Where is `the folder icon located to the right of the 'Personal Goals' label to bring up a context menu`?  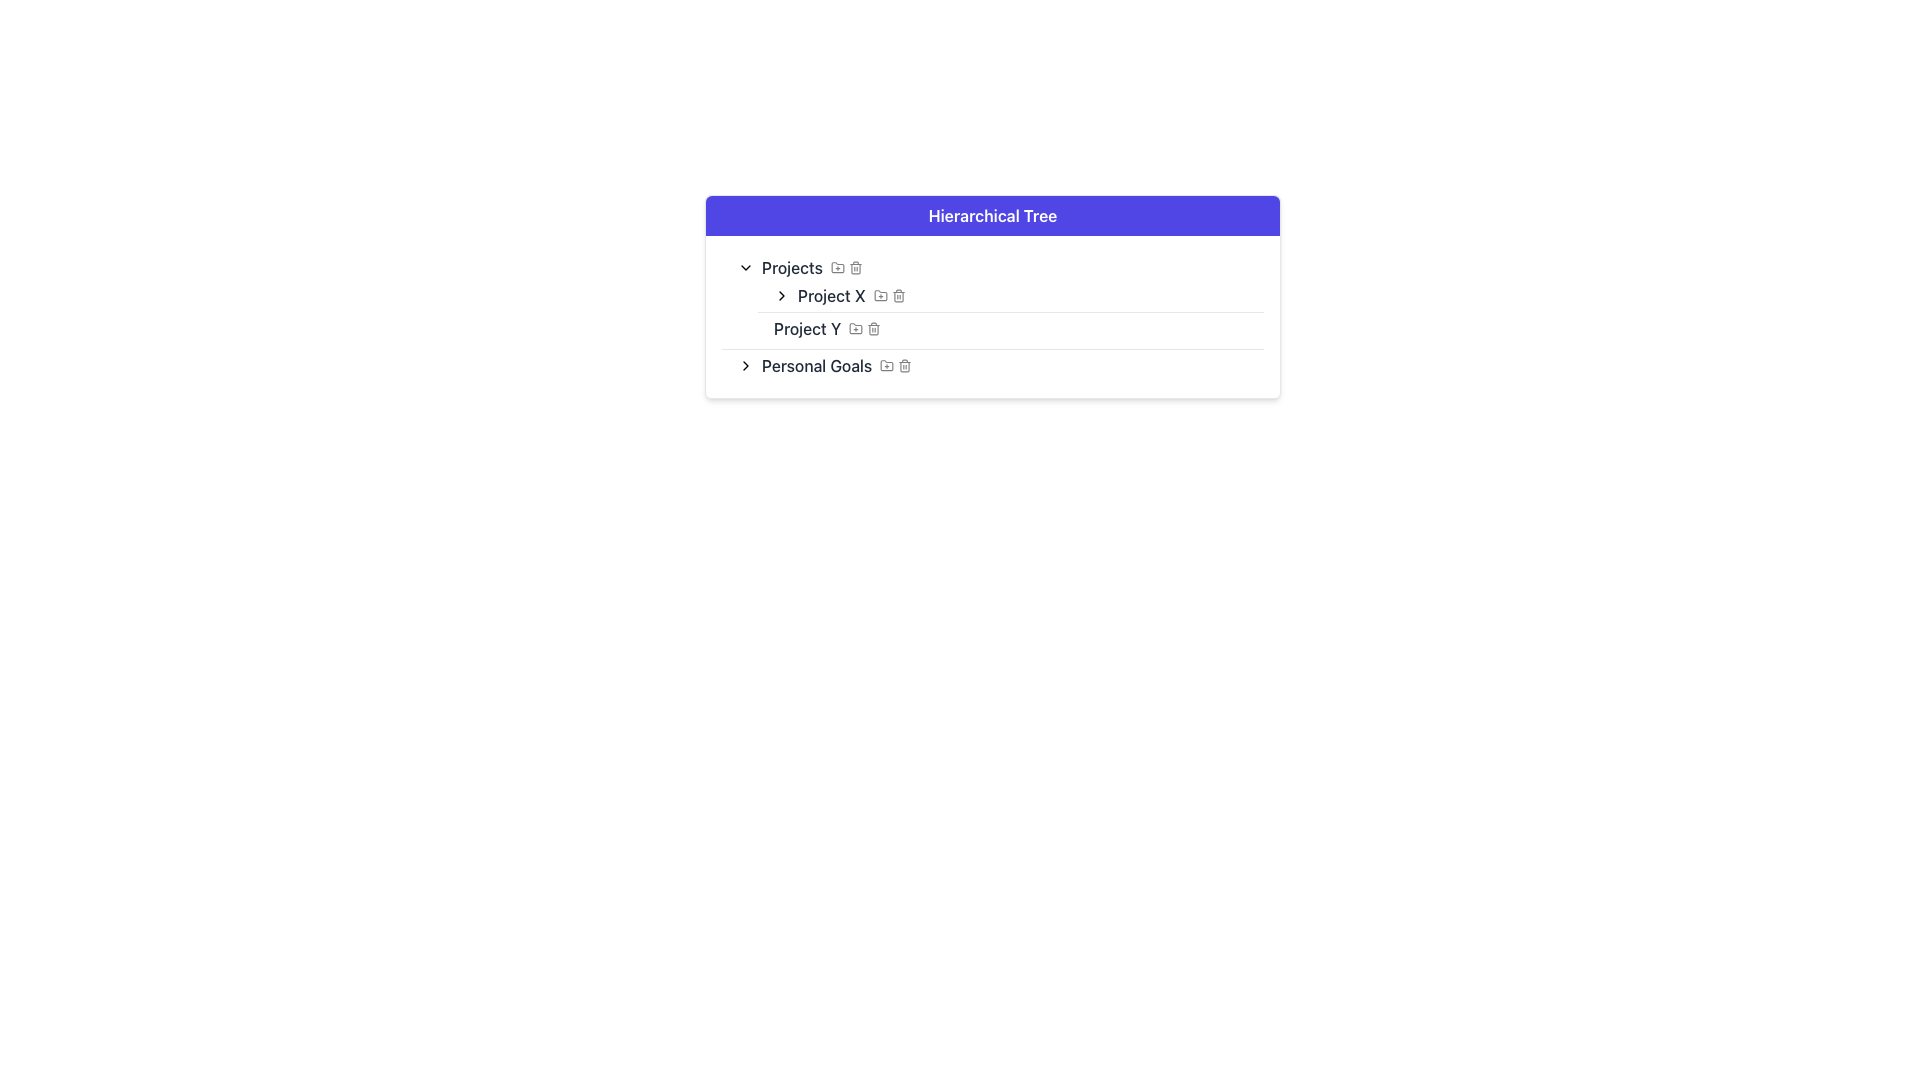 the folder icon located to the right of the 'Personal Goals' label to bring up a context menu is located at coordinates (886, 365).